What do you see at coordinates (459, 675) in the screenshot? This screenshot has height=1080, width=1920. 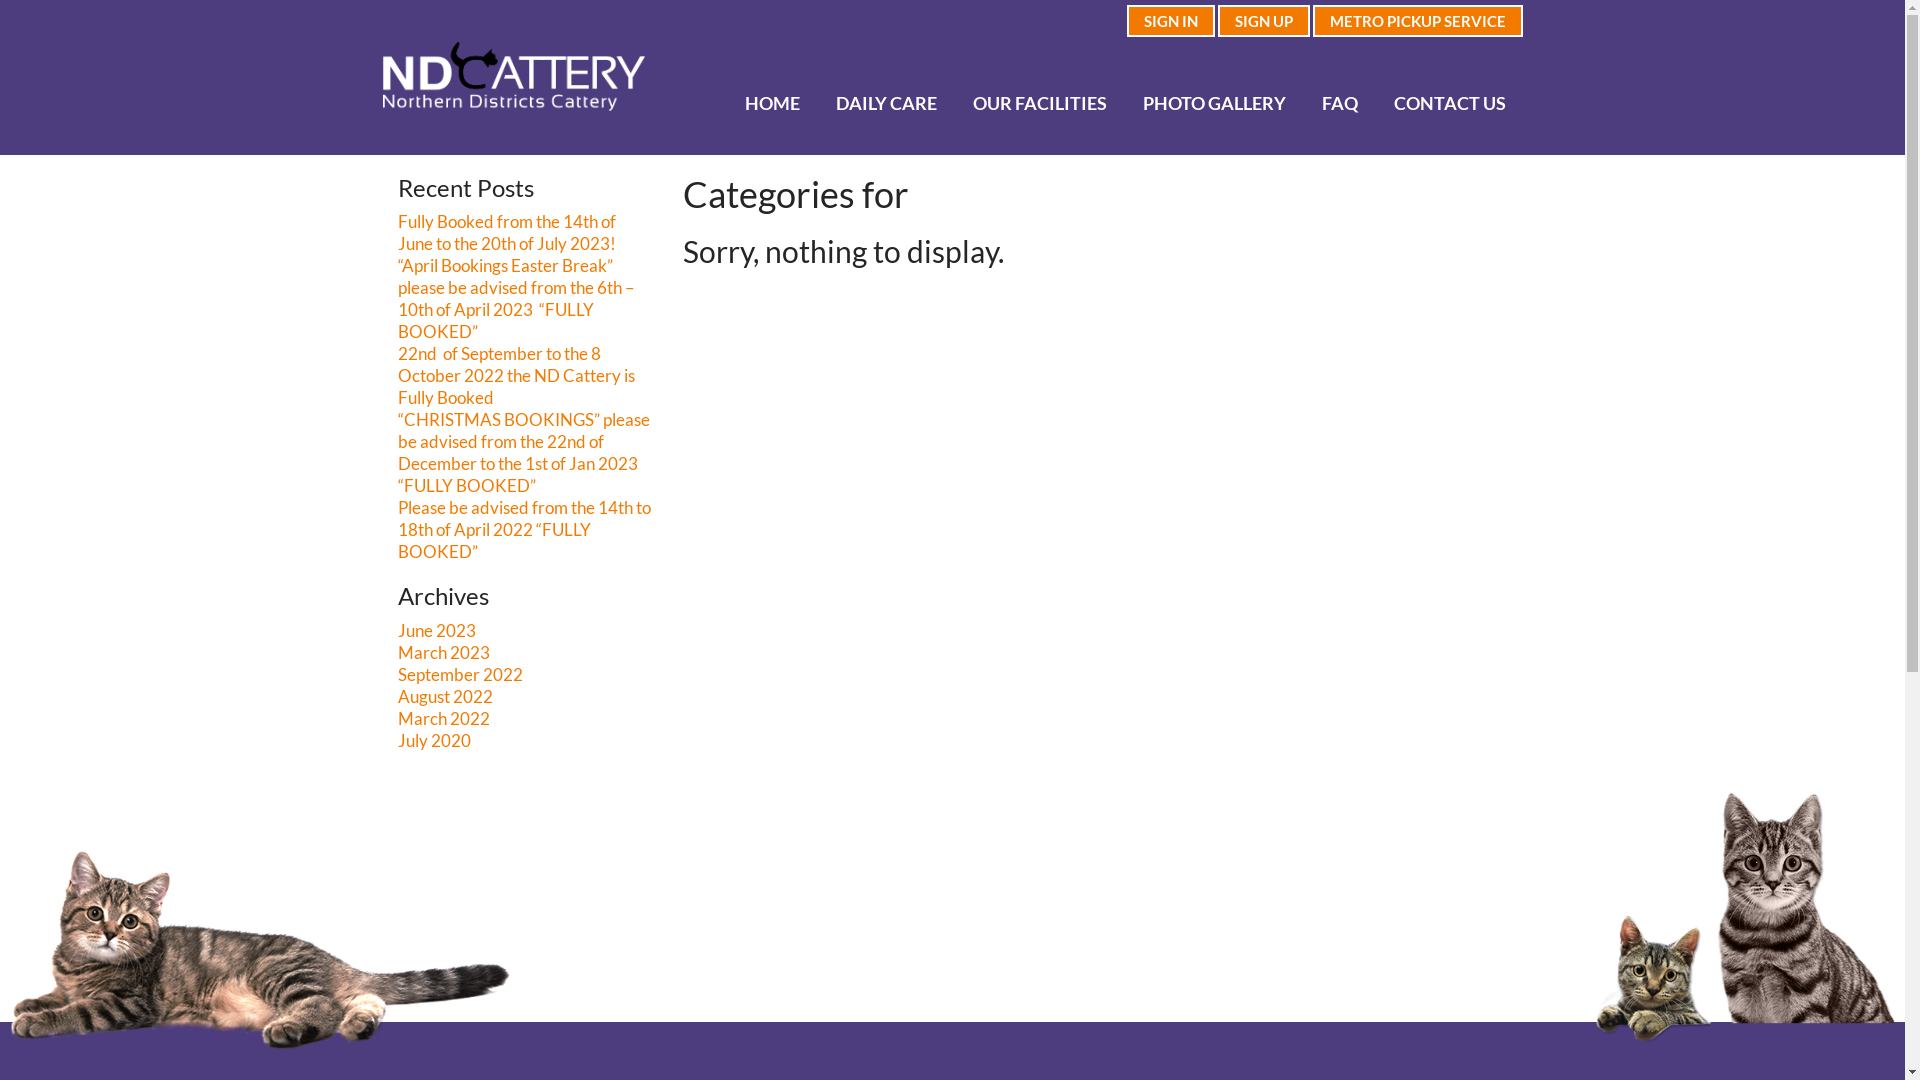 I see `'September 2022'` at bounding box center [459, 675].